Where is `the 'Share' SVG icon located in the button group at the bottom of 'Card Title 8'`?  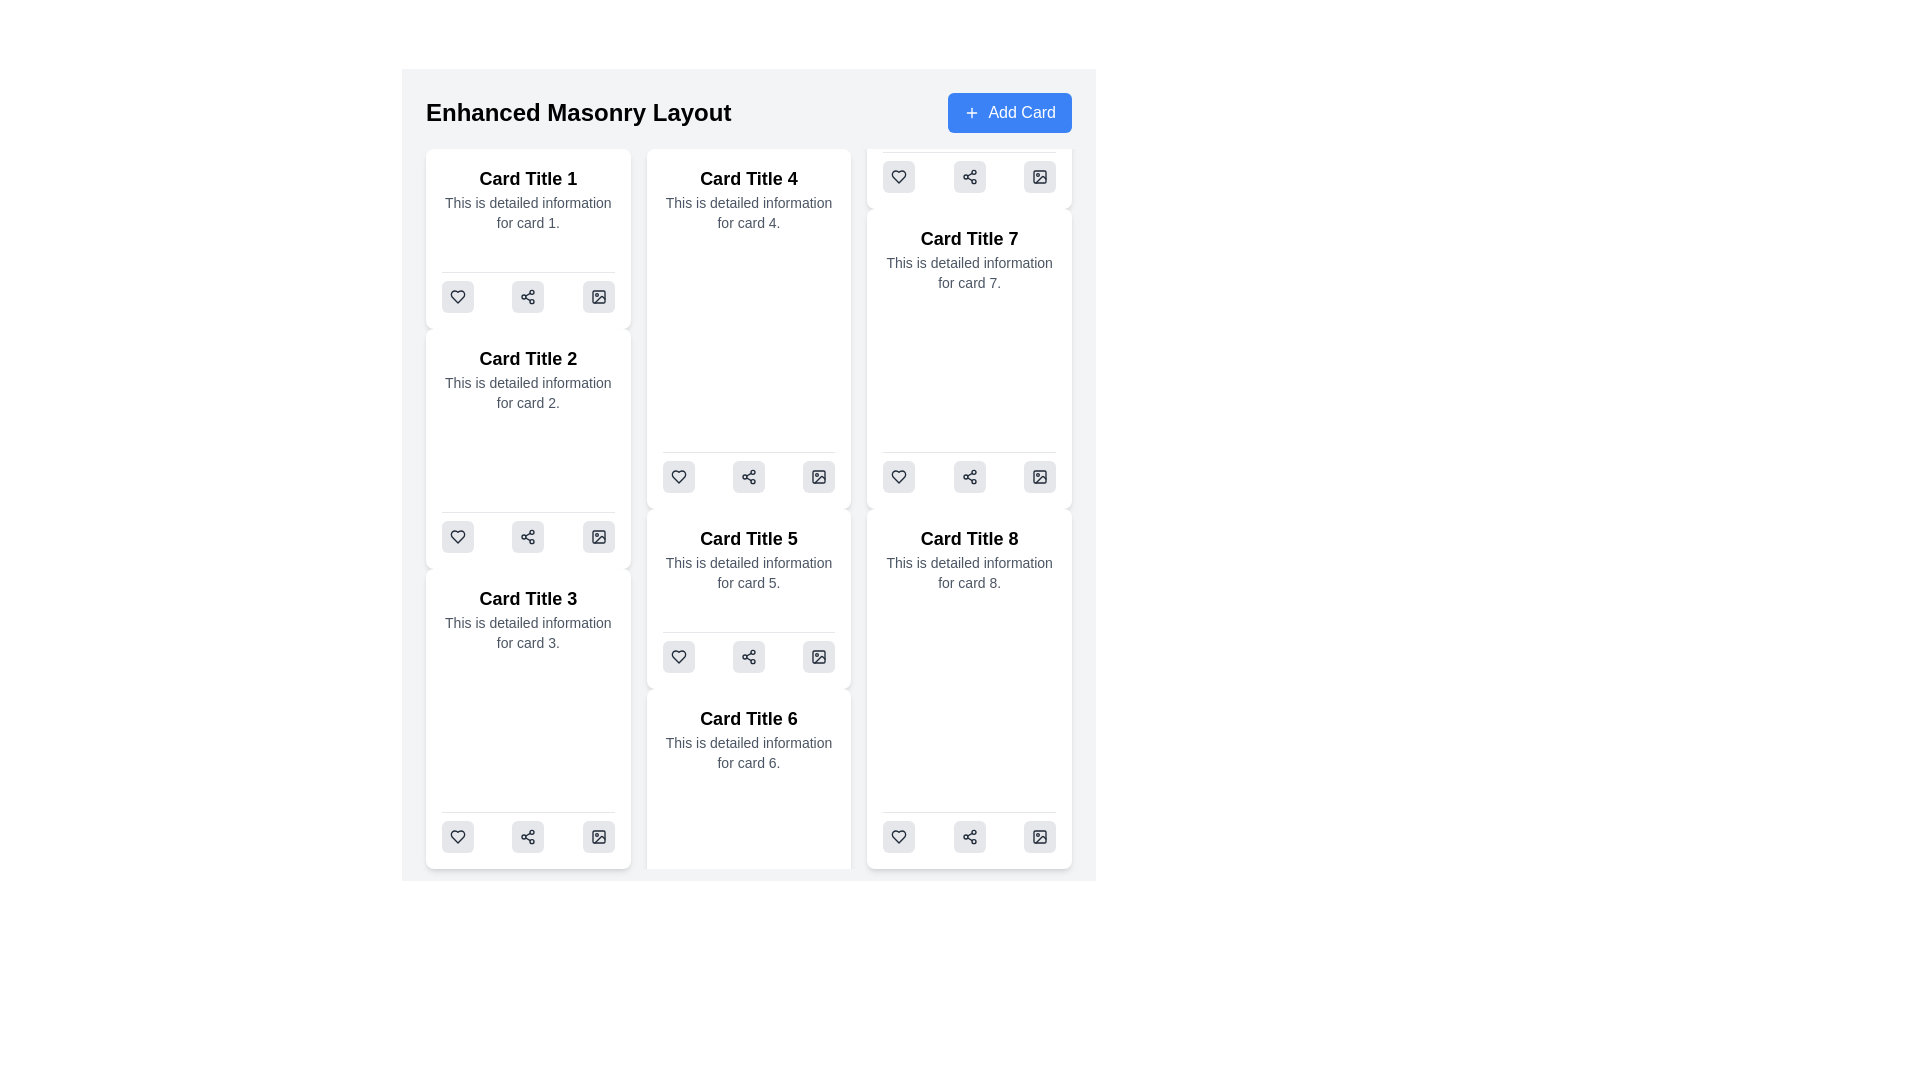 the 'Share' SVG icon located in the button group at the bottom of 'Card Title 8' is located at coordinates (969, 477).